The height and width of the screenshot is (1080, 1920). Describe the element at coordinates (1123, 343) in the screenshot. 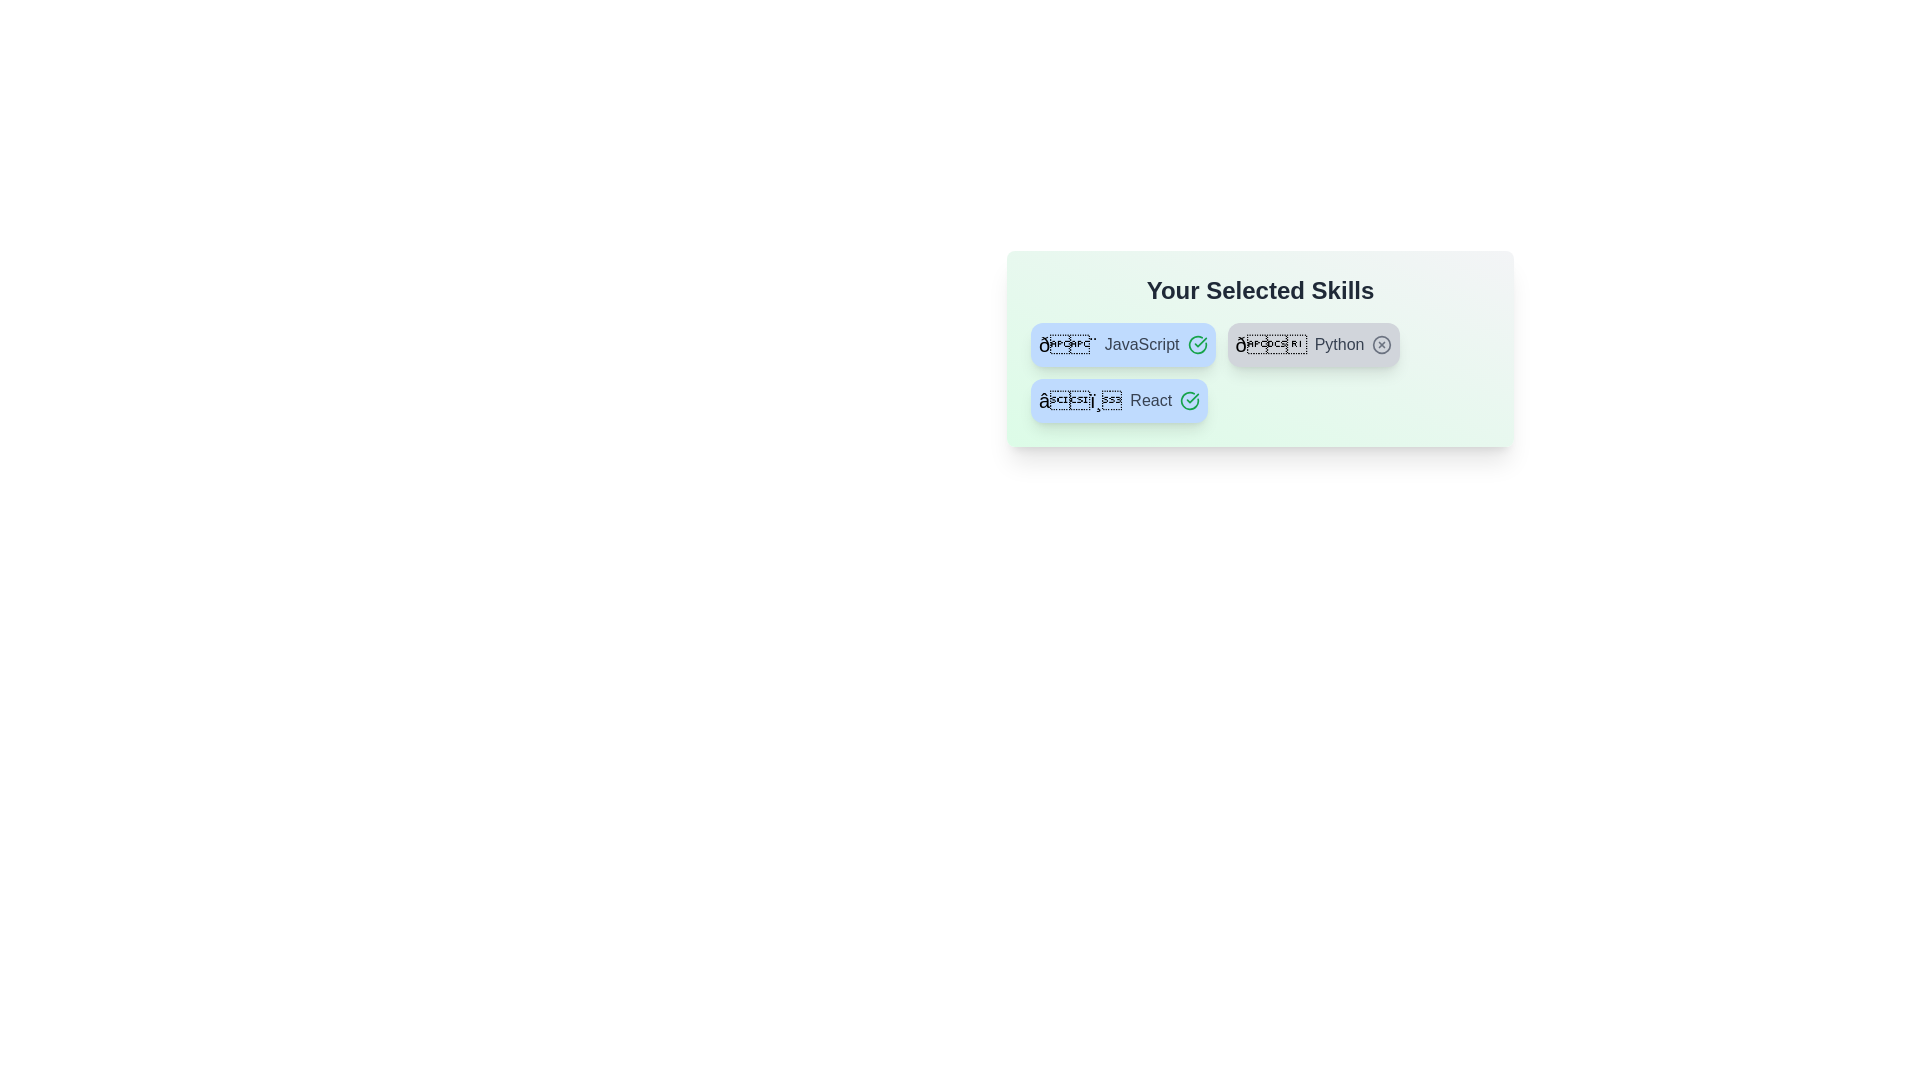

I see `the skill chip labeled 'JavaScript' to highlight its text` at that location.